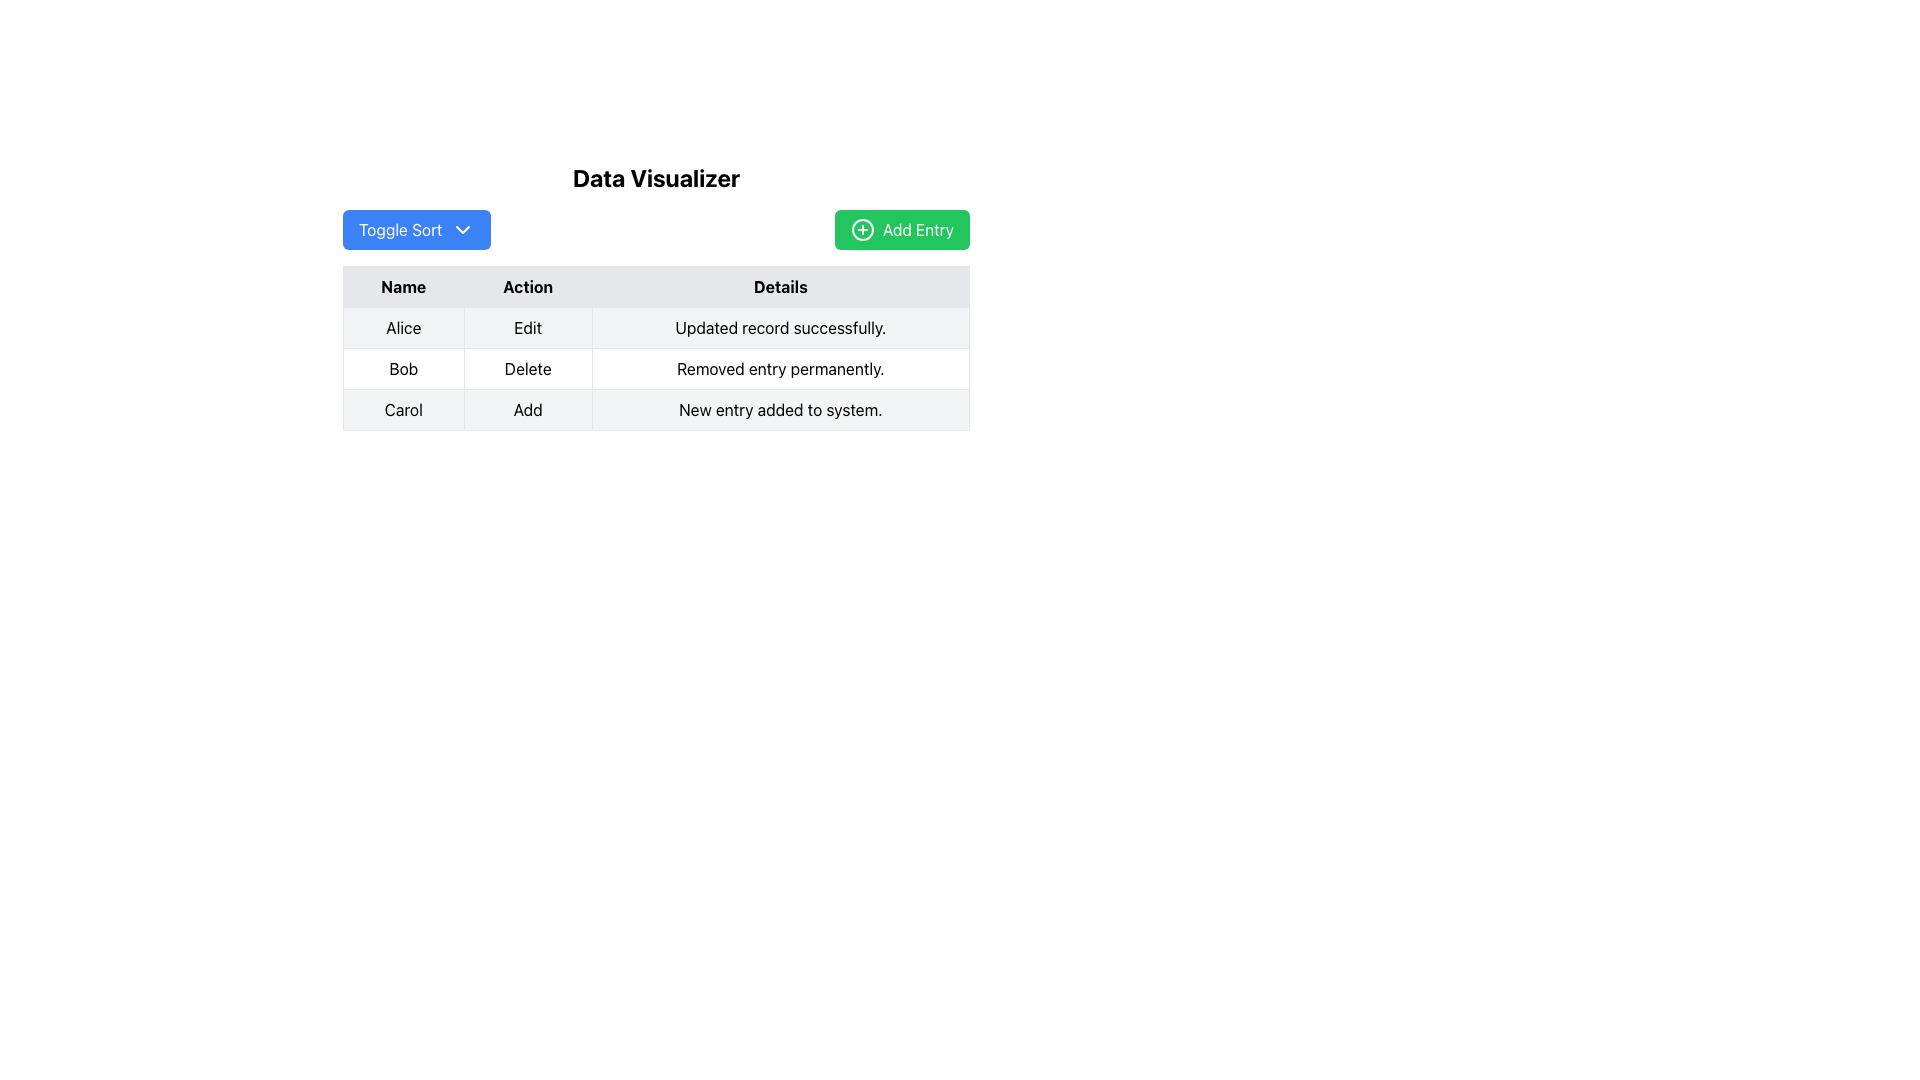  Describe the element at coordinates (402, 286) in the screenshot. I see `the text label displaying 'Name' in bold font style, which is the first header in the table layout` at that location.